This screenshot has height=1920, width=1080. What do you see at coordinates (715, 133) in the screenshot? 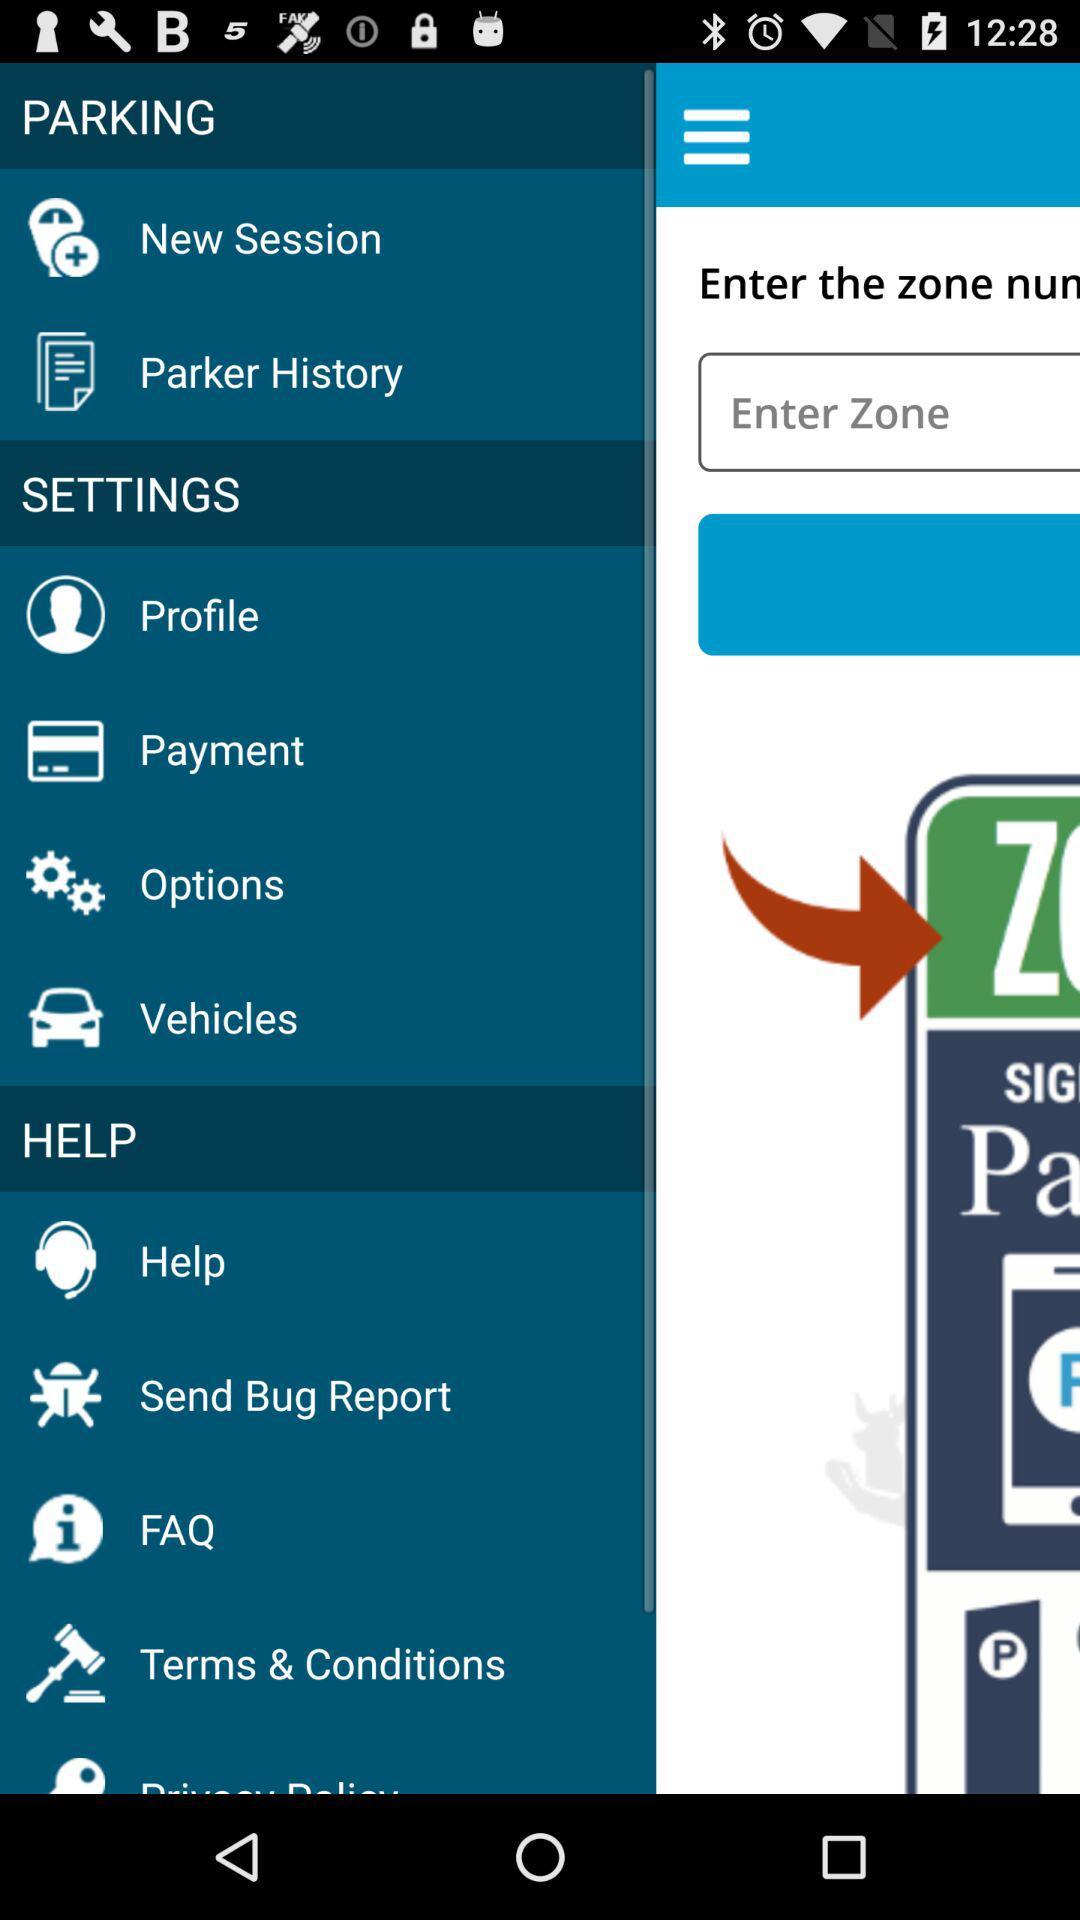
I see `item to the right of the parking` at bounding box center [715, 133].